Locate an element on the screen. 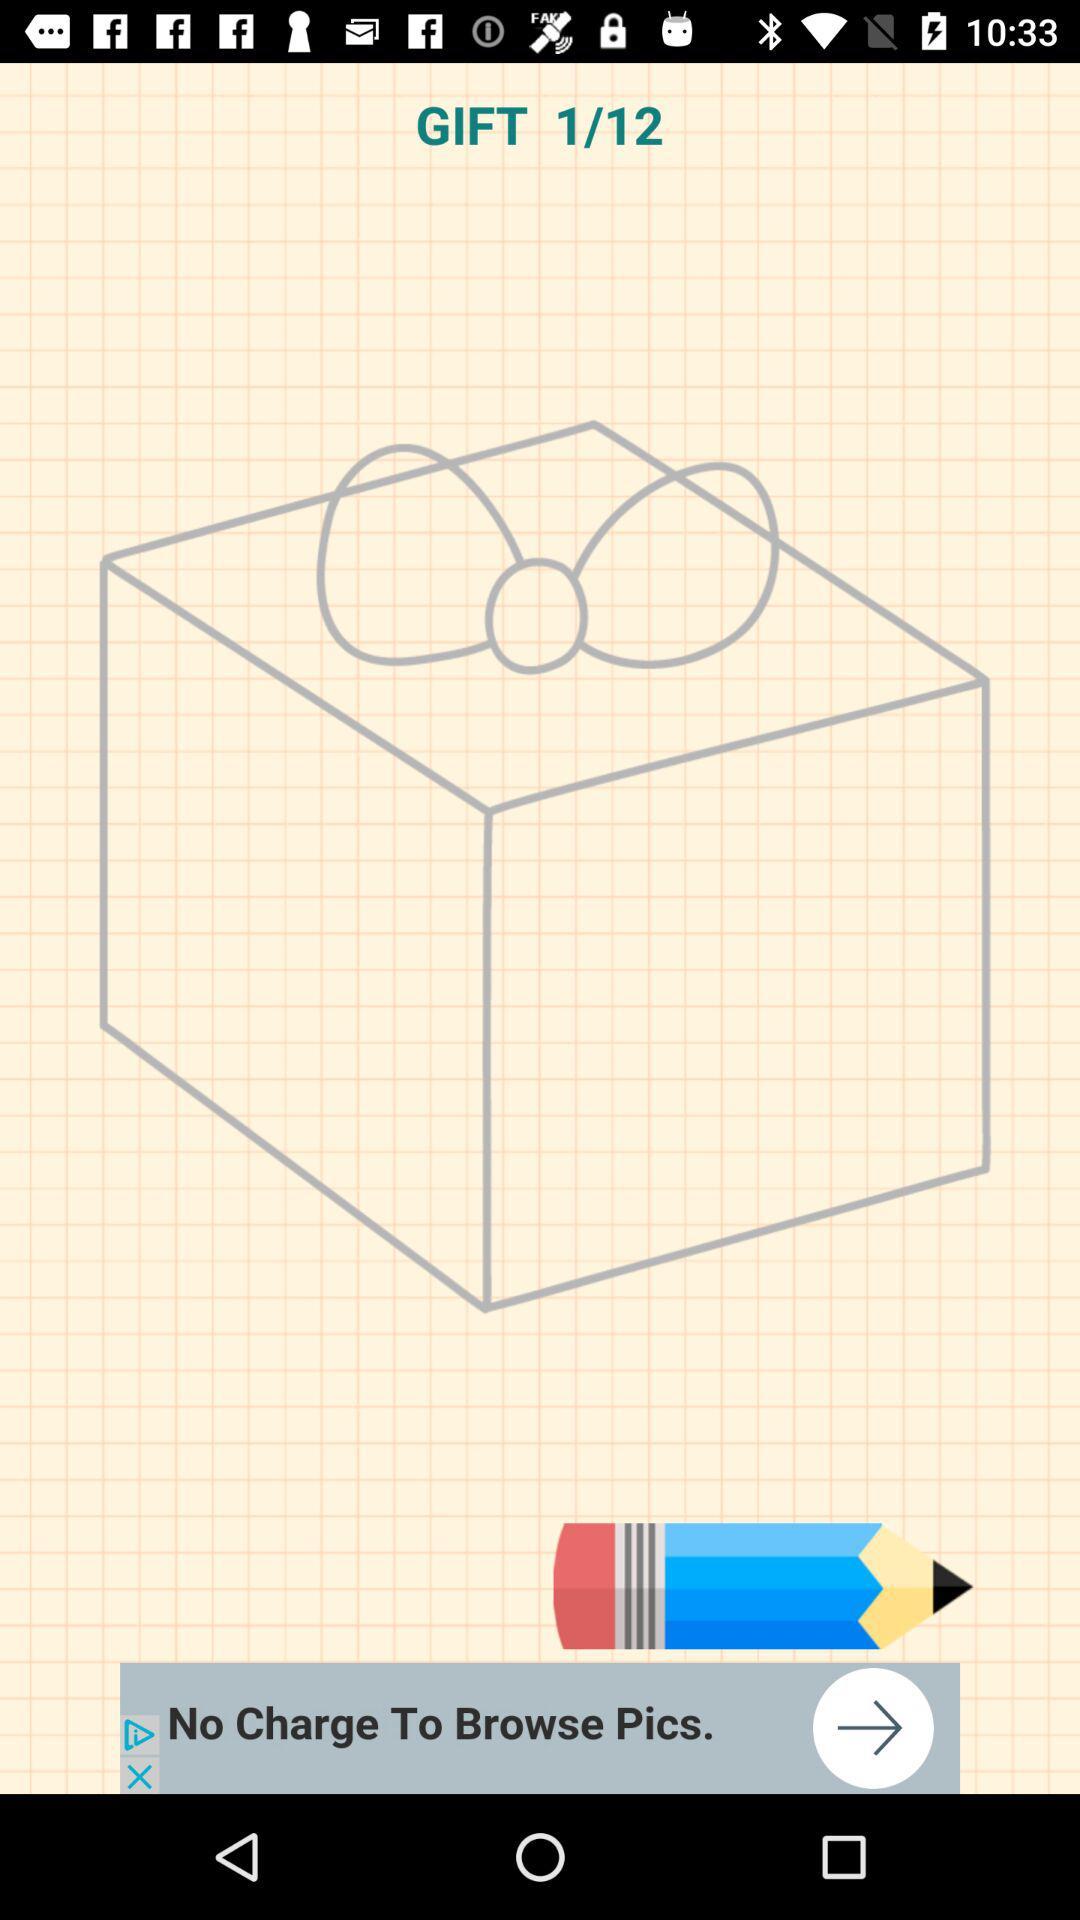 This screenshot has height=1920, width=1080. draw is located at coordinates (763, 1585).